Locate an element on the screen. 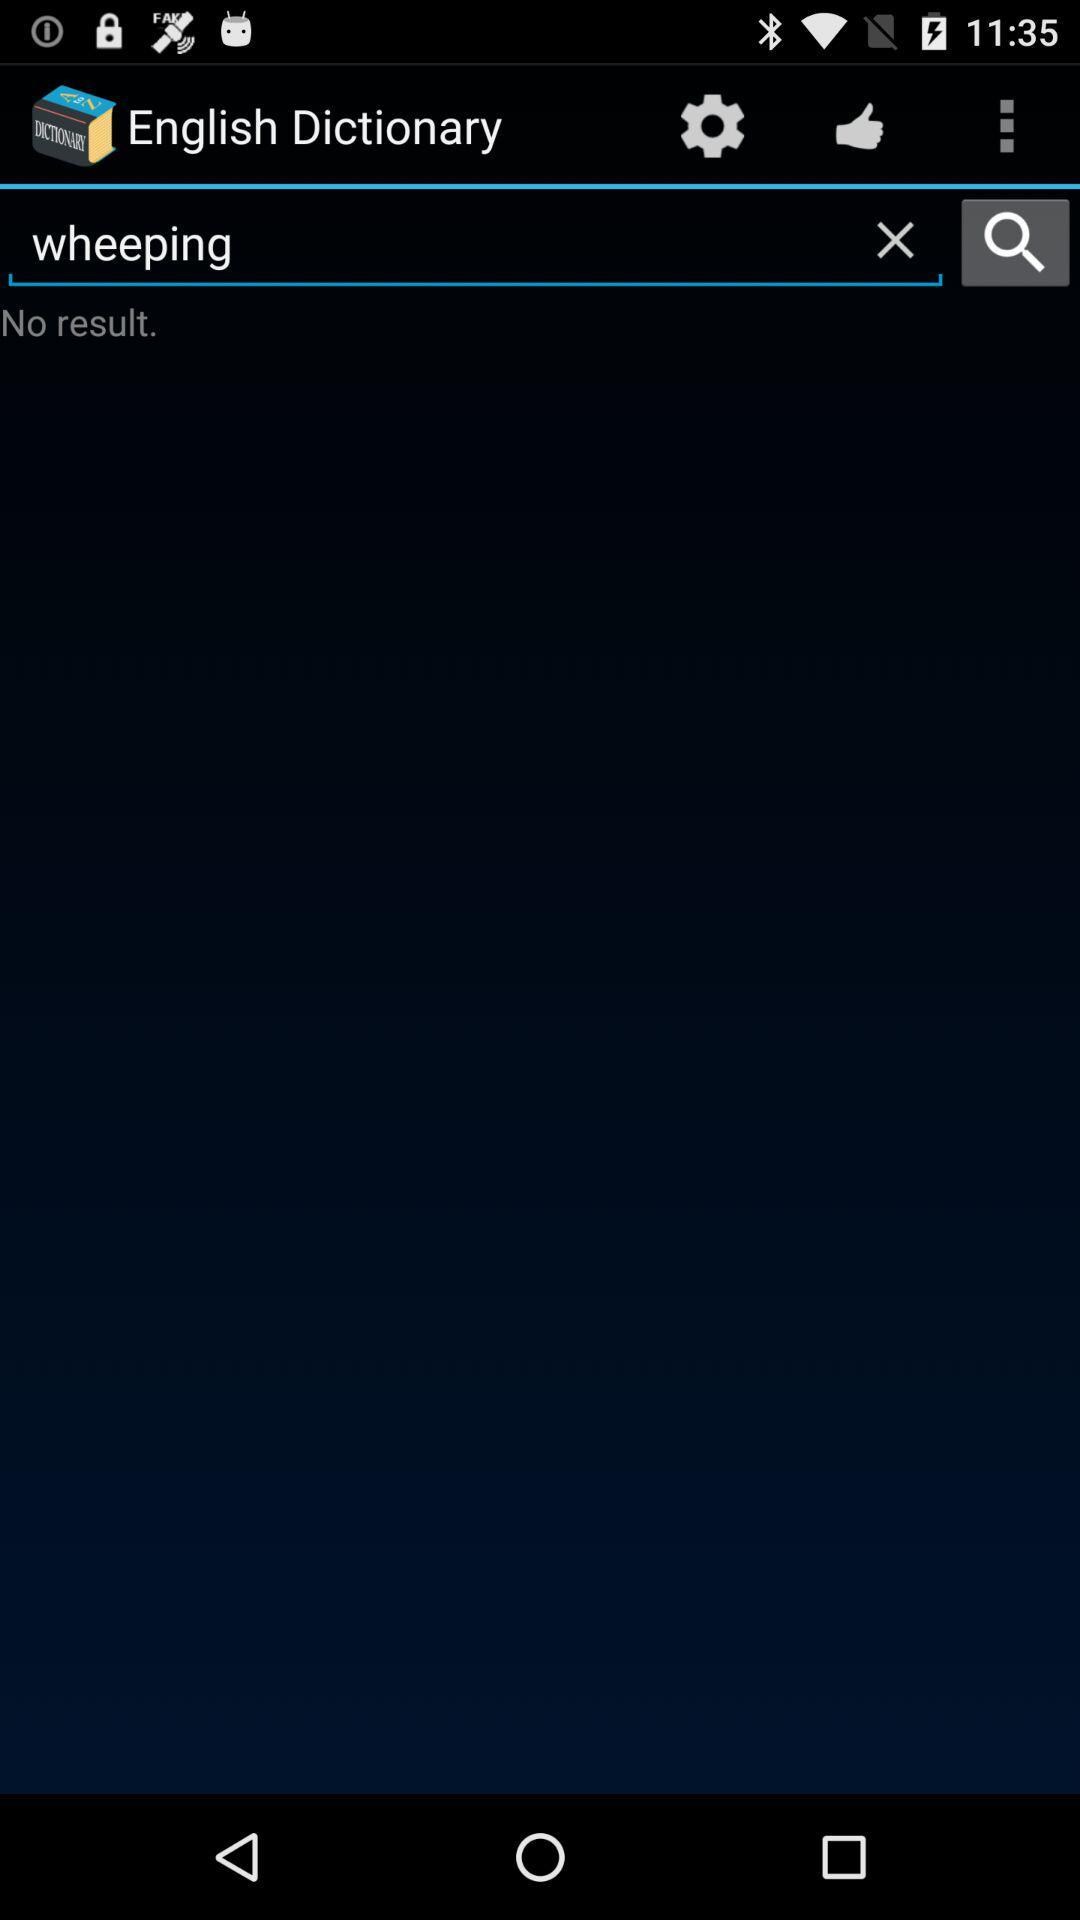 The height and width of the screenshot is (1920, 1080). wheeping item is located at coordinates (475, 242).